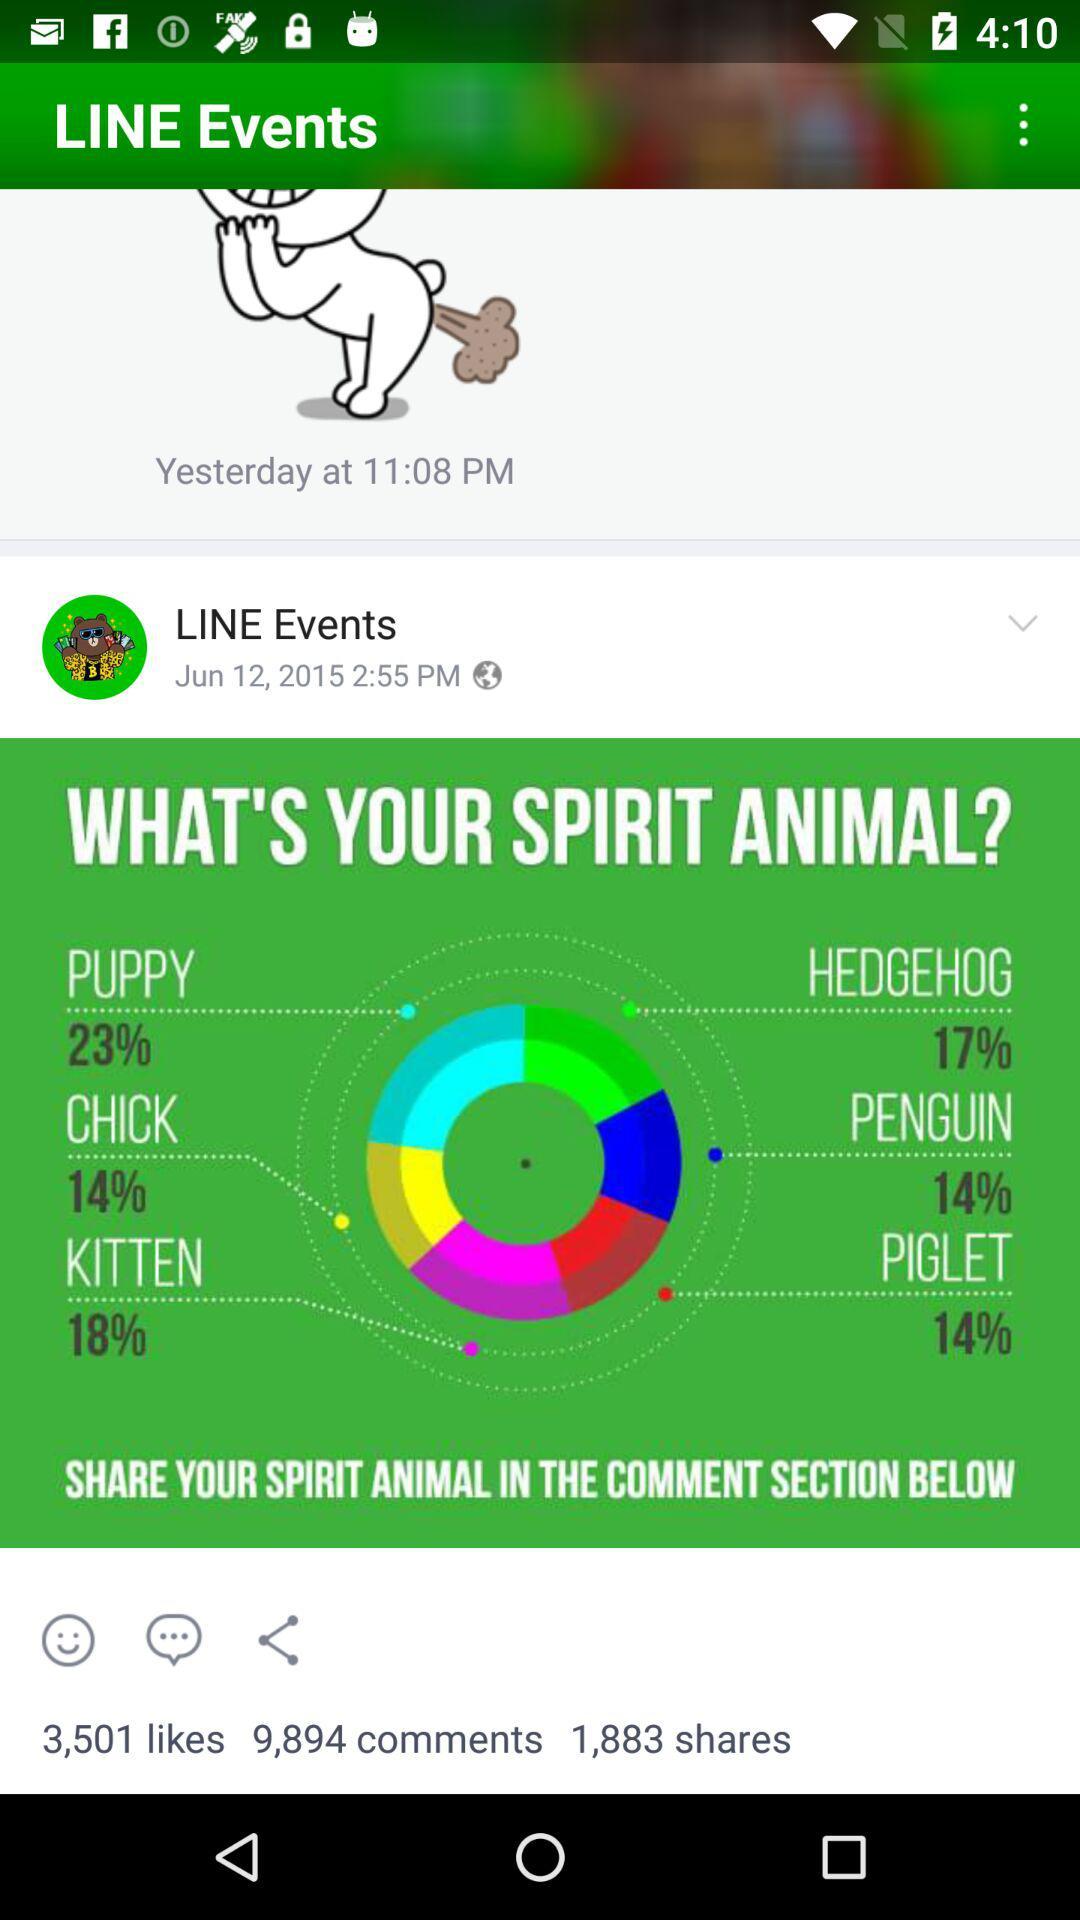  What do you see at coordinates (540, 539) in the screenshot?
I see `the icon below the yesterday at 11 icon` at bounding box center [540, 539].